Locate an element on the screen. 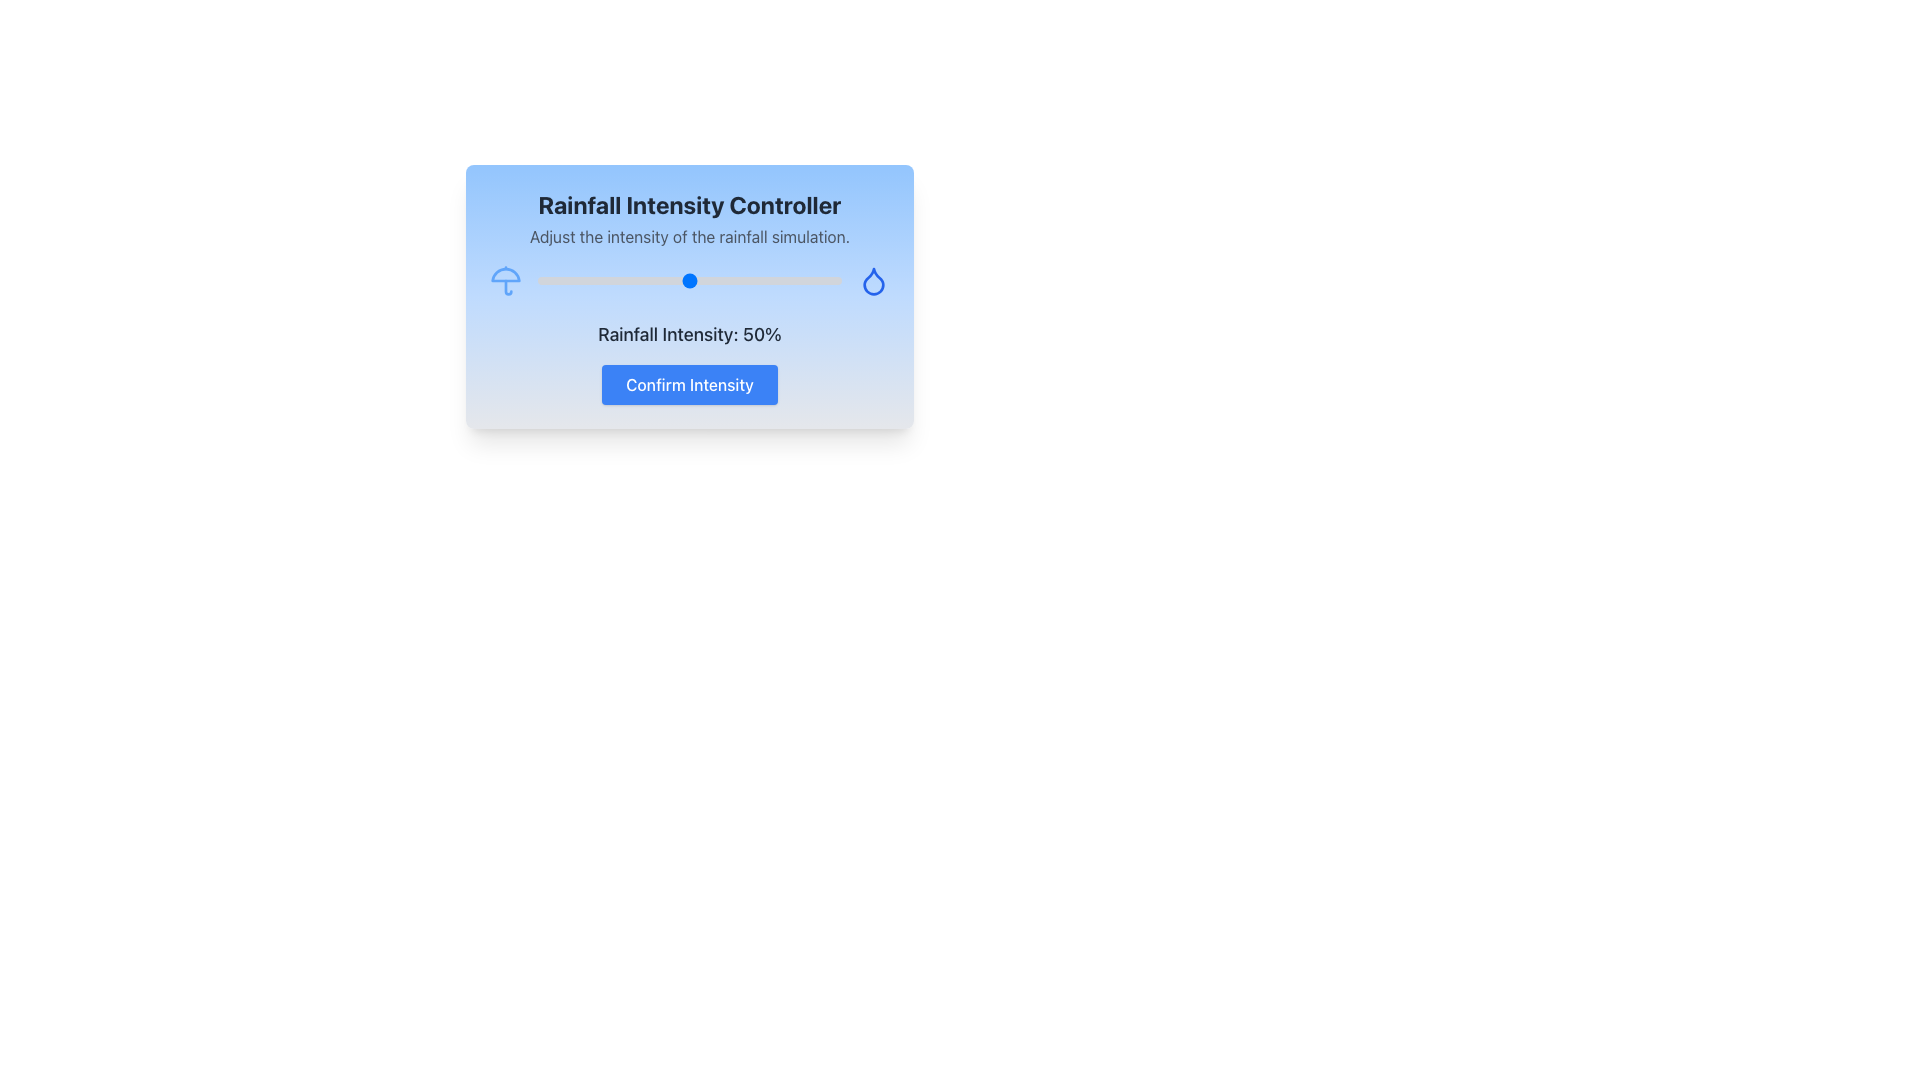 Image resolution: width=1920 pixels, height=1080 pixels. the rainfall intensity is located at coordinates (725, 281).